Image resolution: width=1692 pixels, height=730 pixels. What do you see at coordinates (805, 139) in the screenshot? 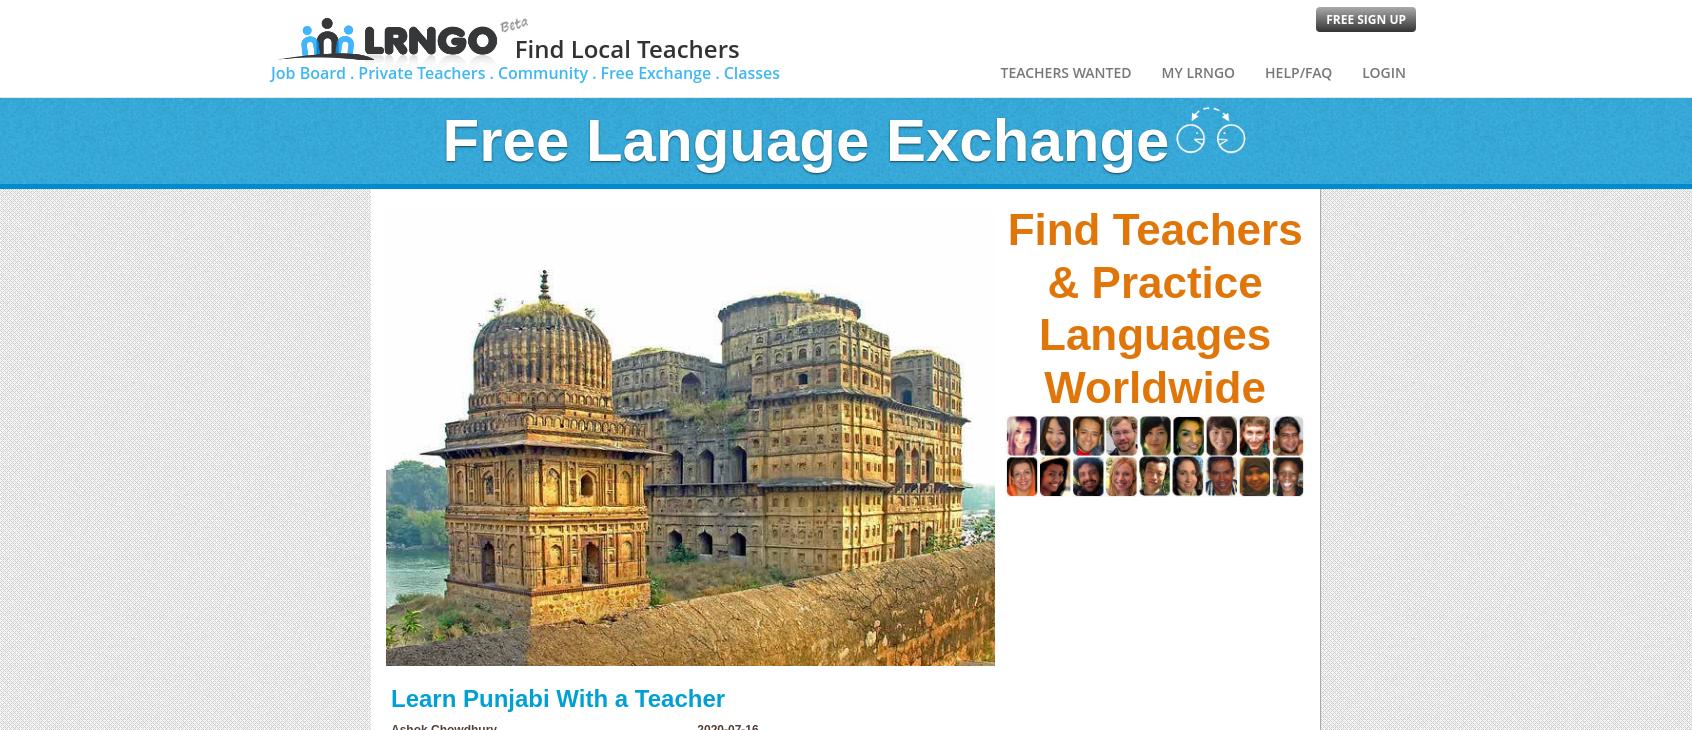
I see `'Free Language Exchange'` at bounding box center [805, 139].